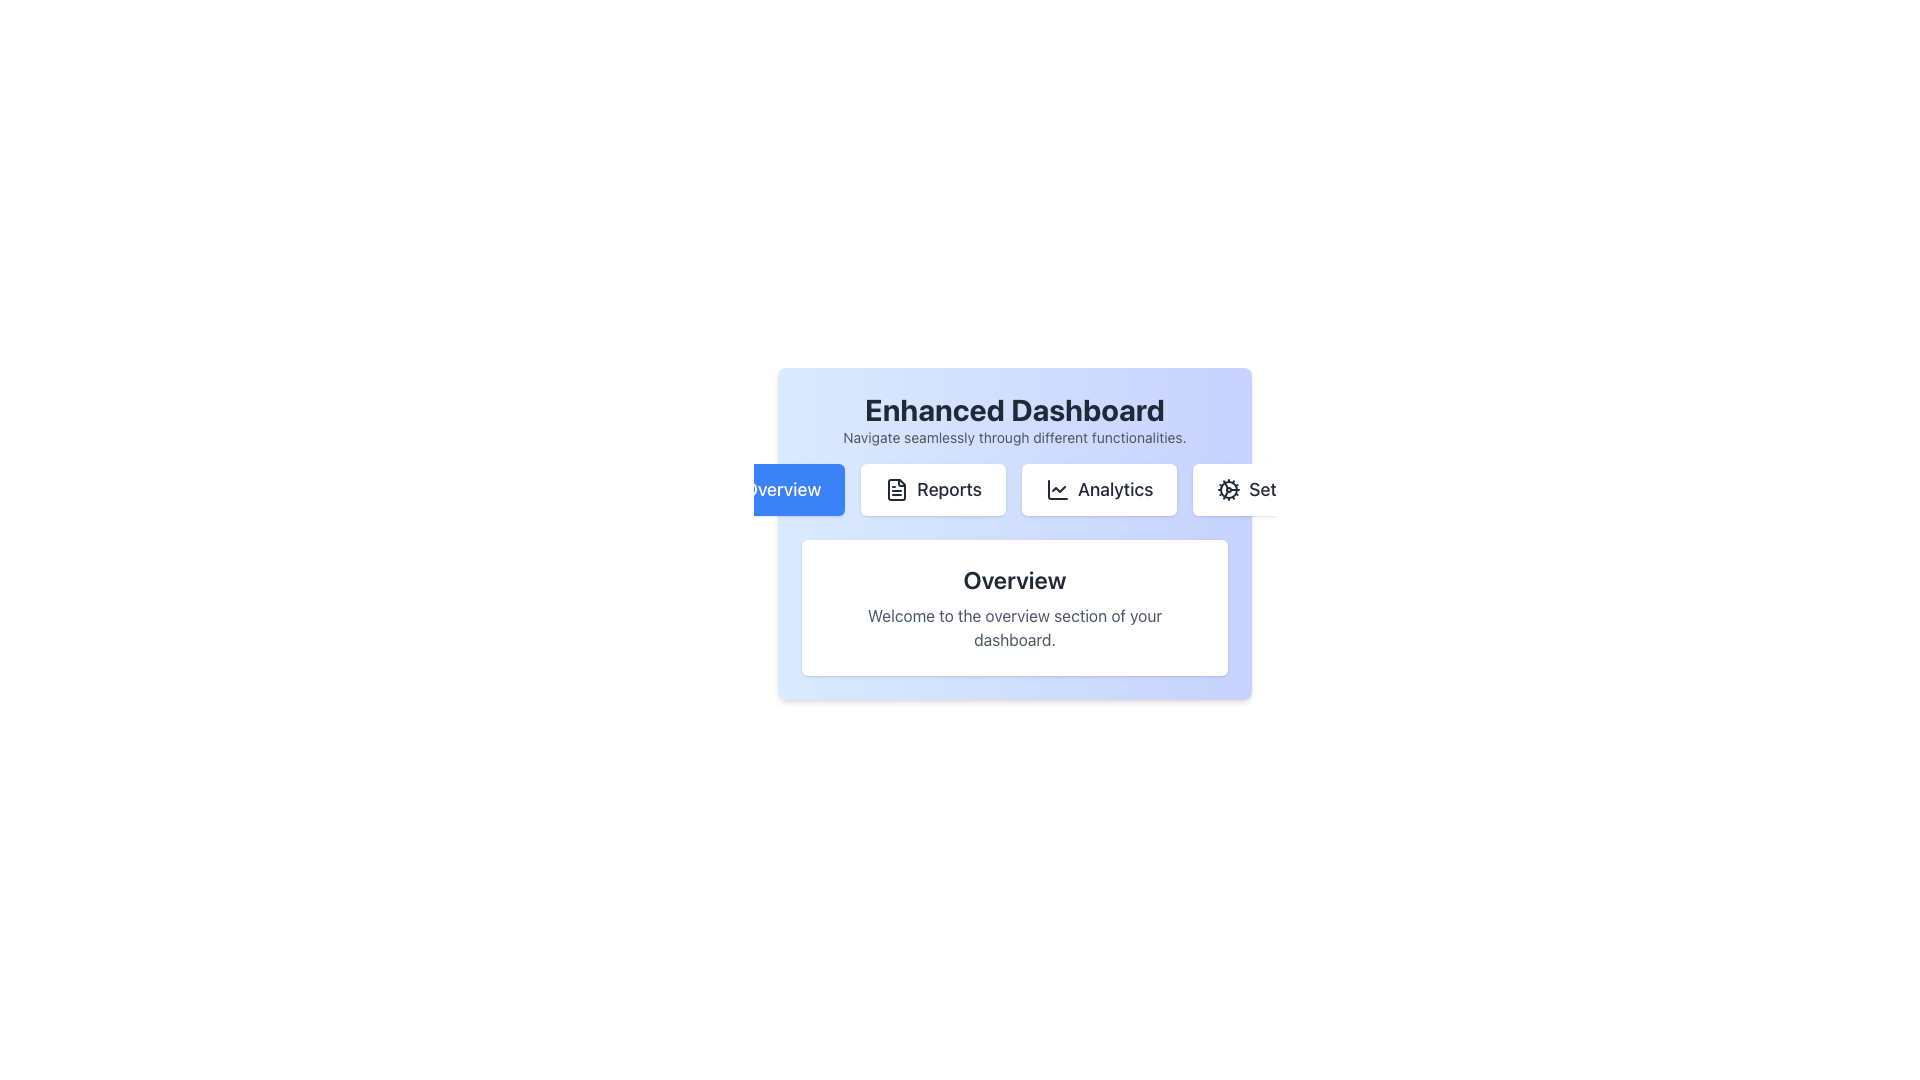  I want to click on the static text that provides a welcoming message and contextual information for the overview section of the dashboard, located below the title 'Overview', so click(1014, 627).